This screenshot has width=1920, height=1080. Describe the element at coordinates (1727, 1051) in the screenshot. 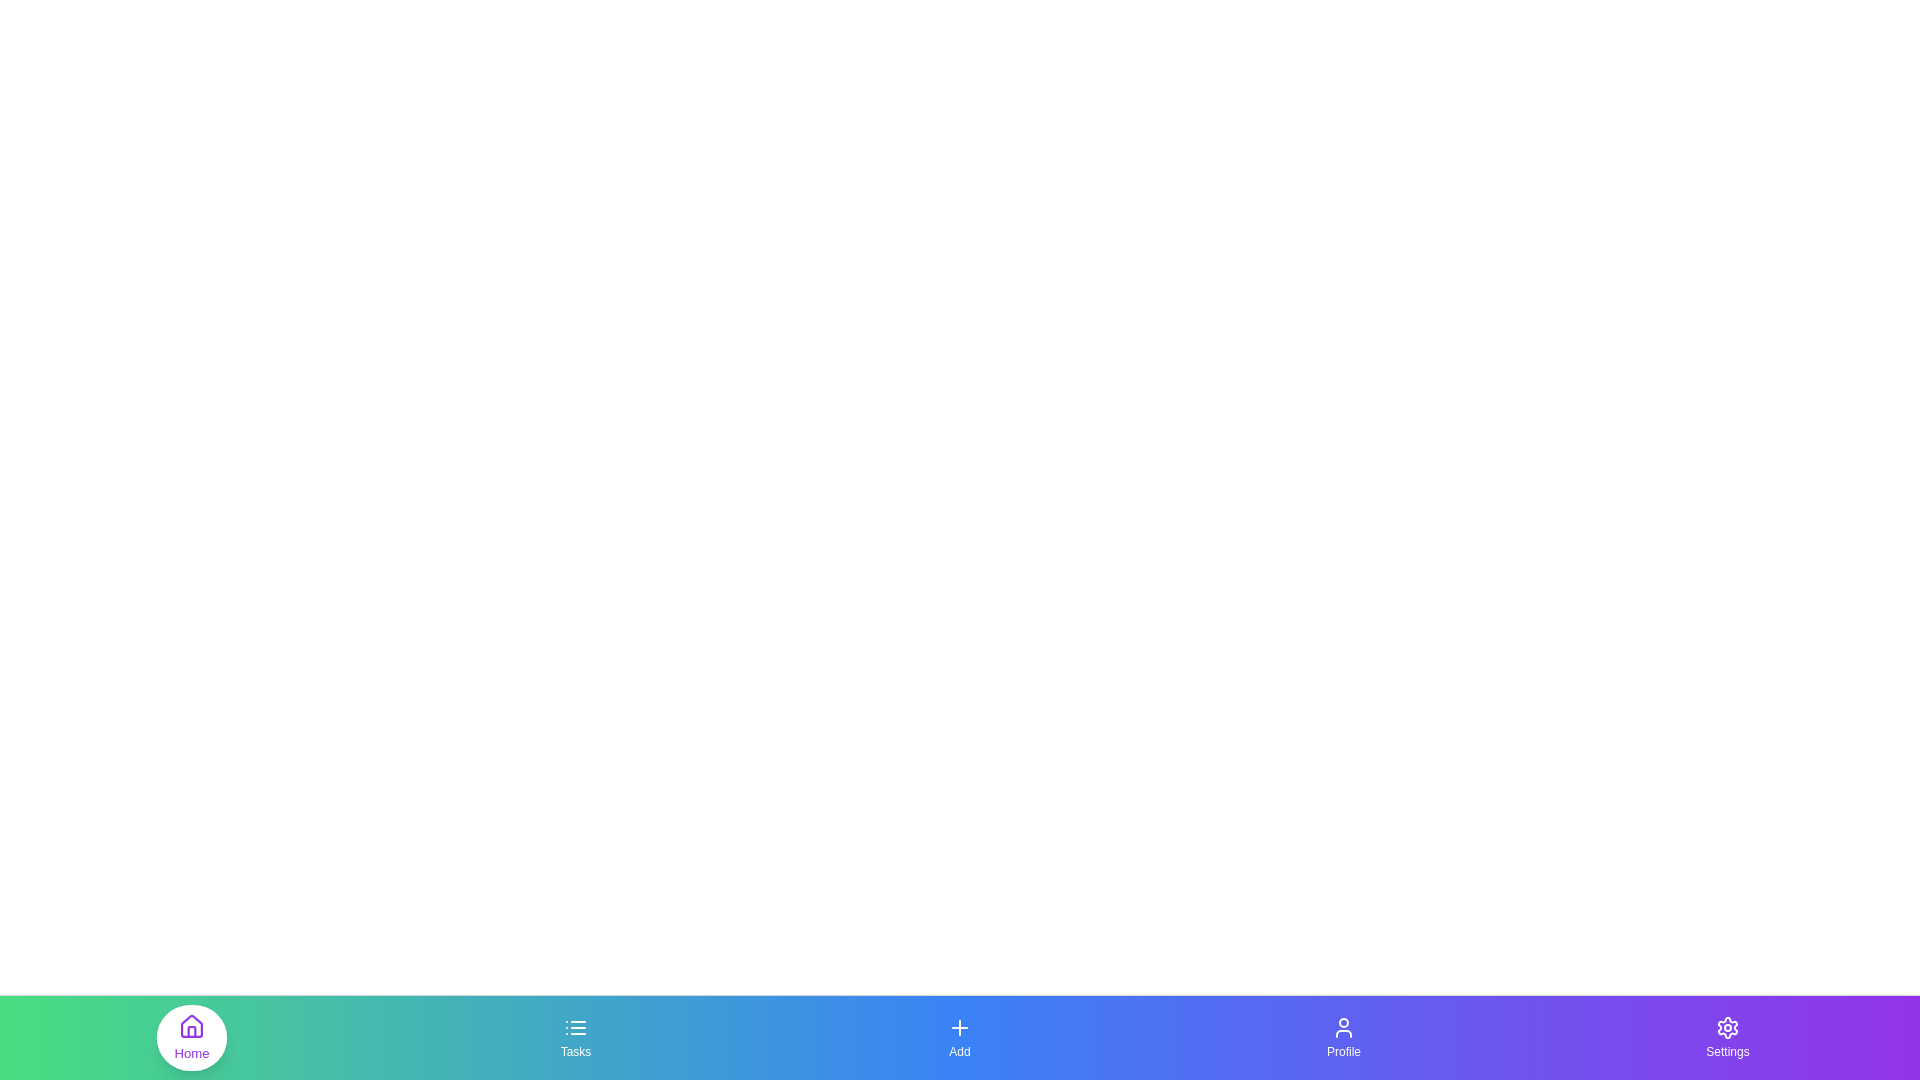

I see `the text label Settings under the respective icon in the bottom navigation` at that location.